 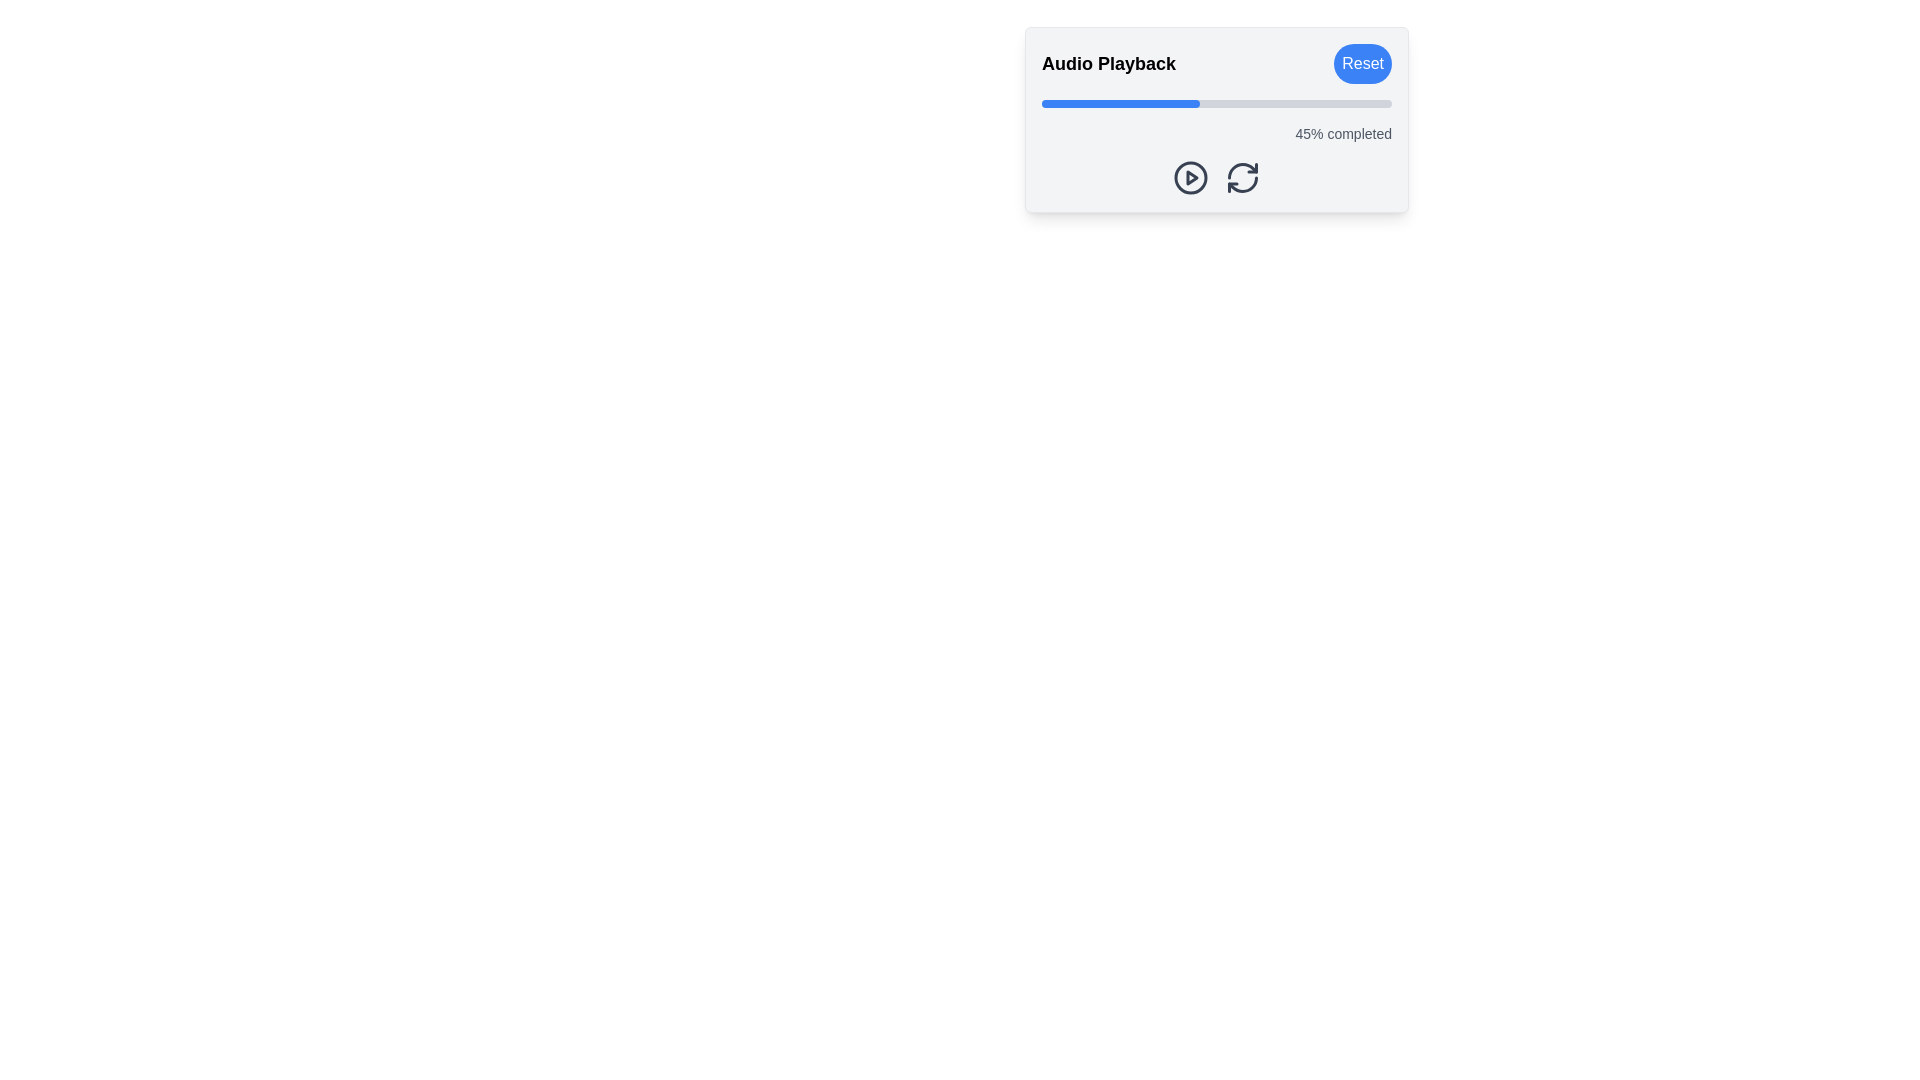 What do you see at coordinates (1190, 176) in the screenshot?
I see `the circular play icon button styled in dark gray, which is the first interactive icon in a center-justified layout` at bounding box center [1190, 176].